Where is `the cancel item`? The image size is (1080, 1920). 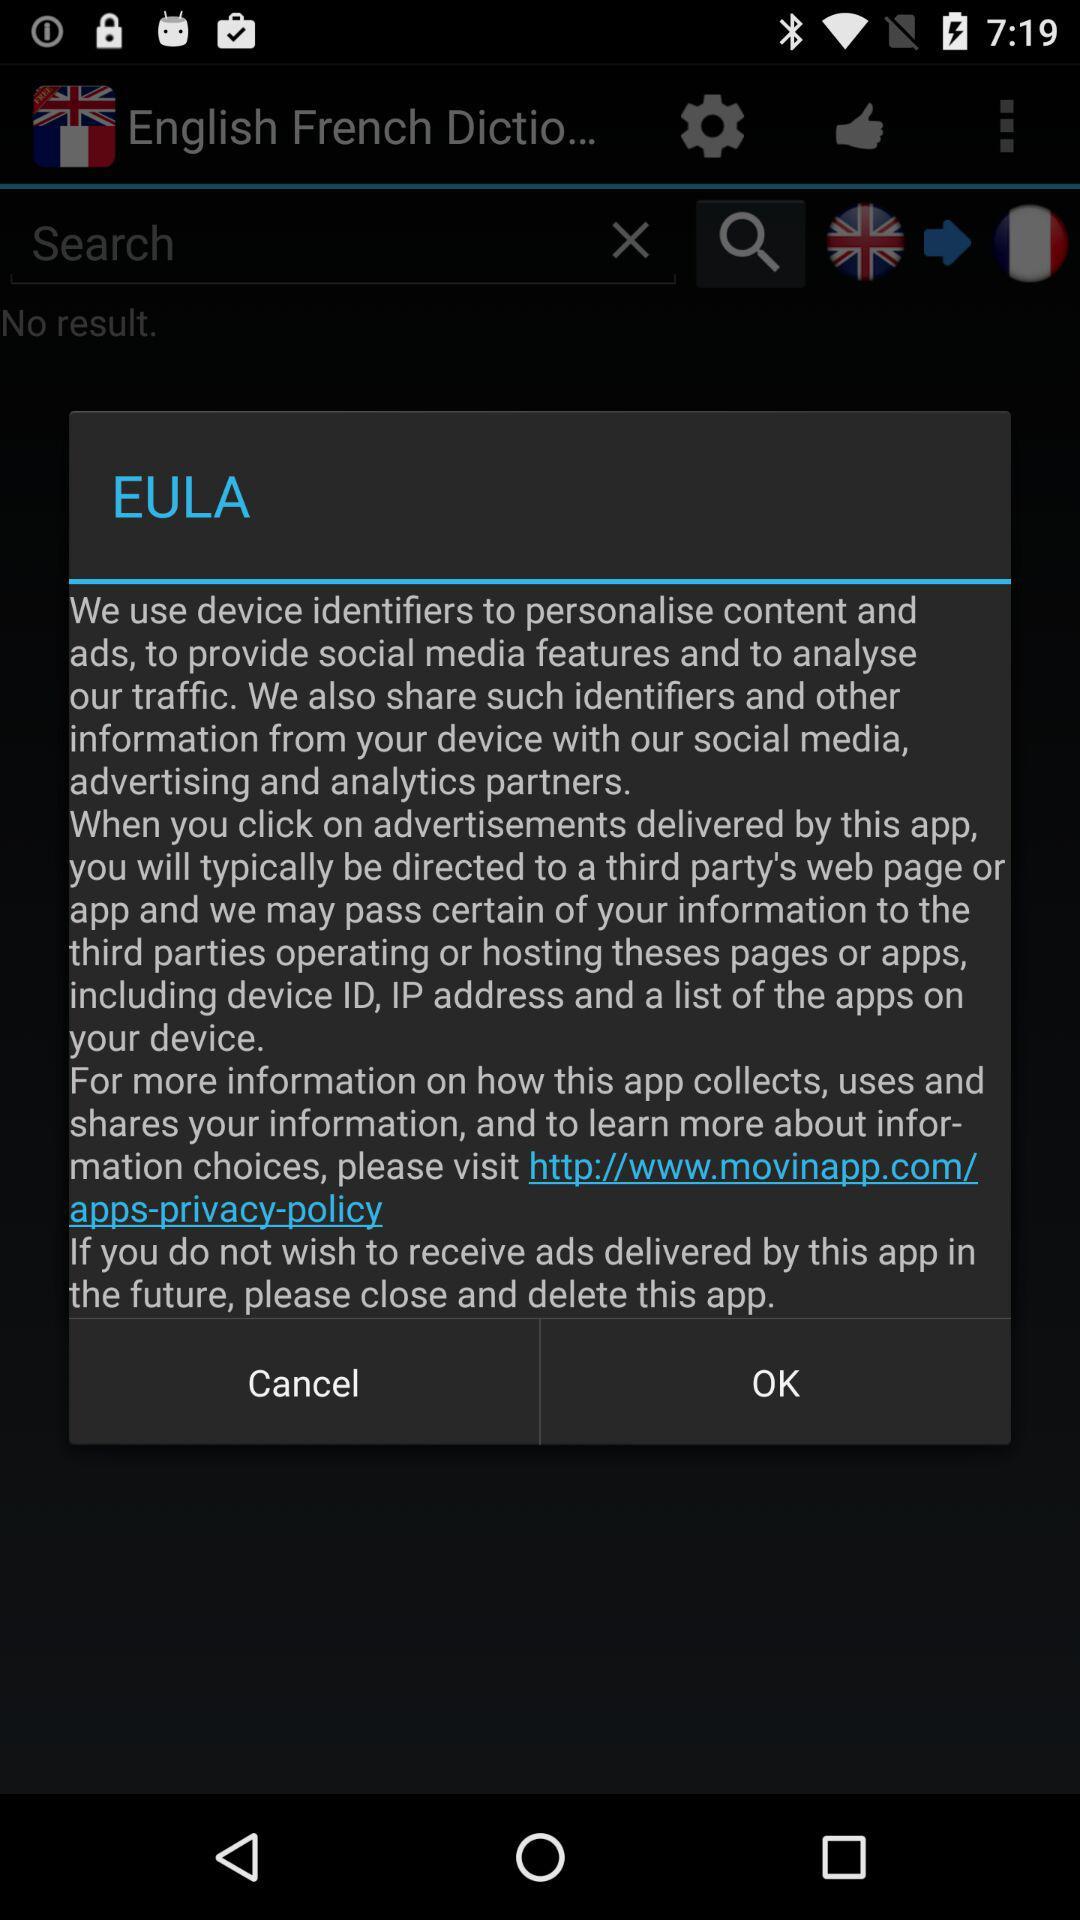
the cancel item is located at coordinates (304, 1381).